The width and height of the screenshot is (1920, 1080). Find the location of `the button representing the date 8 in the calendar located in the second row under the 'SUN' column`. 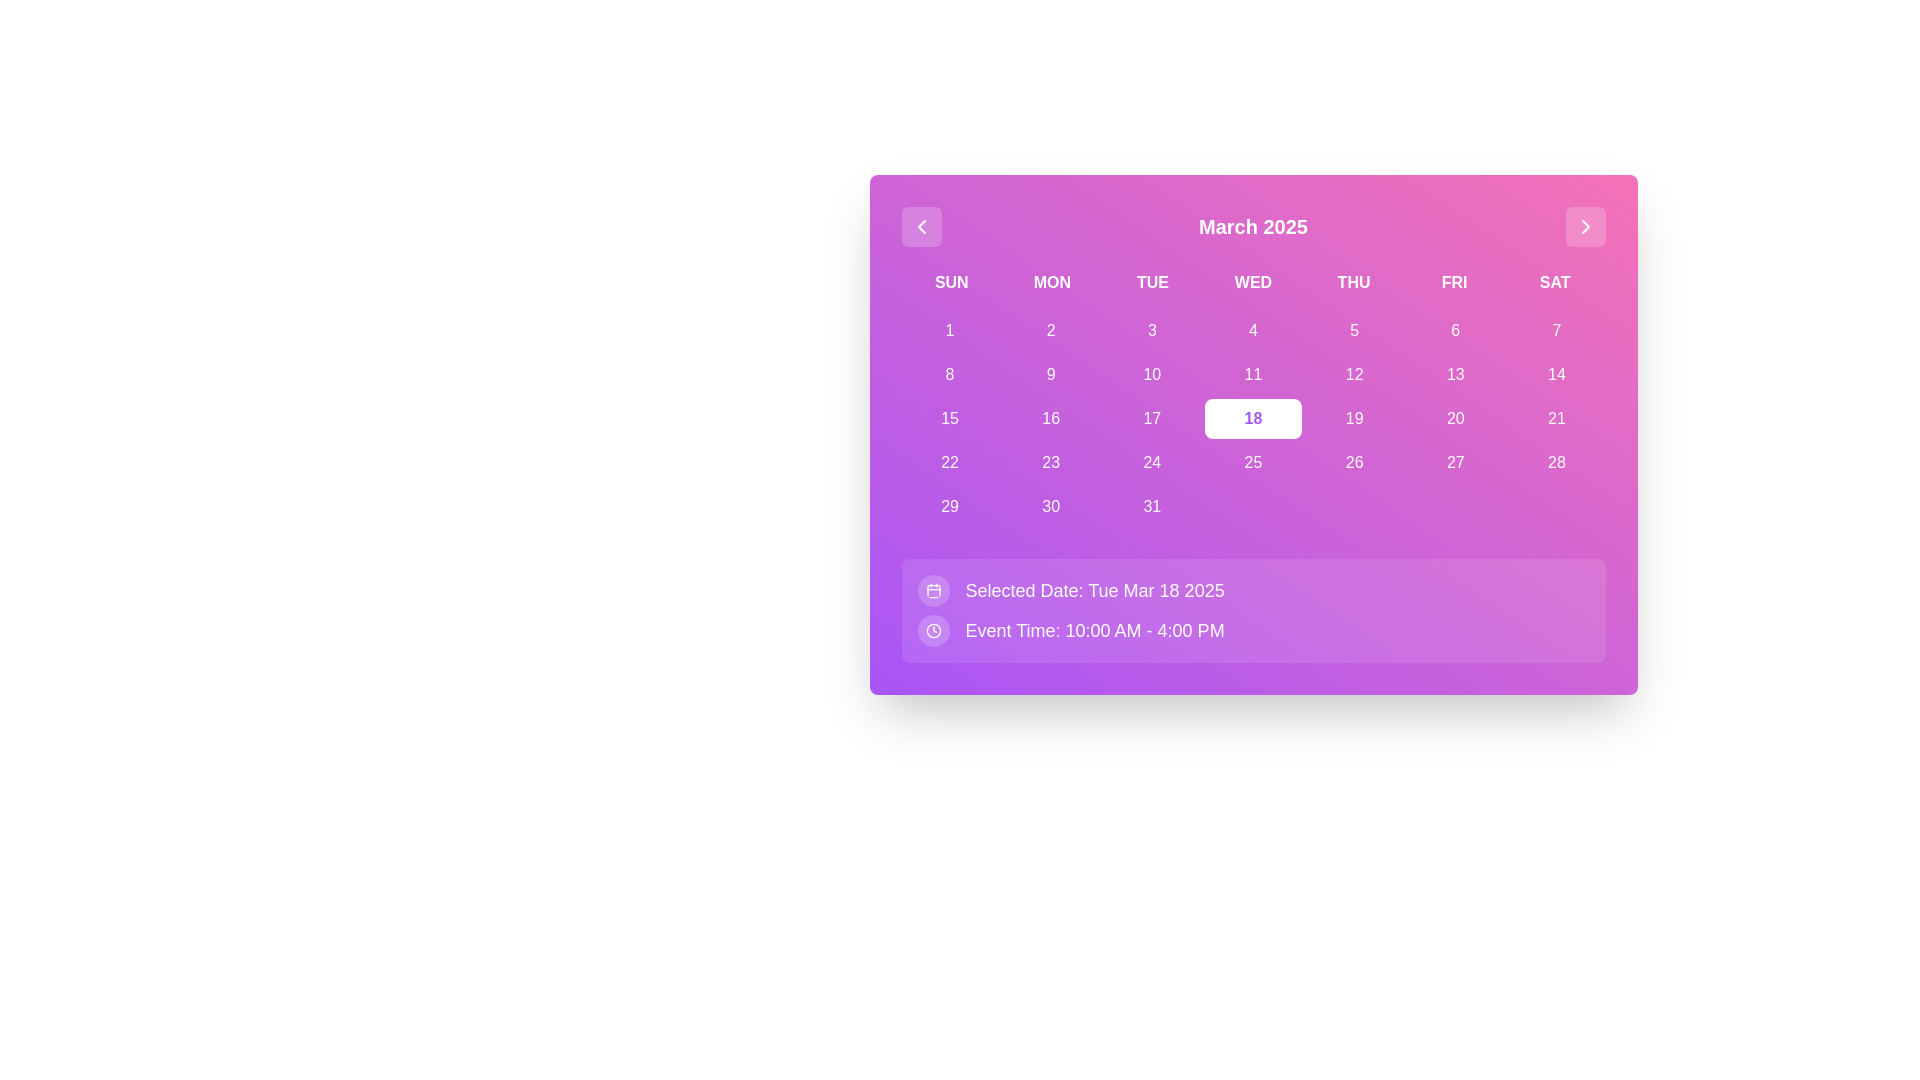

the button representing the date 8 in the calendar located in the second row under the 'SUN' column is located at coordinates (949, 374).